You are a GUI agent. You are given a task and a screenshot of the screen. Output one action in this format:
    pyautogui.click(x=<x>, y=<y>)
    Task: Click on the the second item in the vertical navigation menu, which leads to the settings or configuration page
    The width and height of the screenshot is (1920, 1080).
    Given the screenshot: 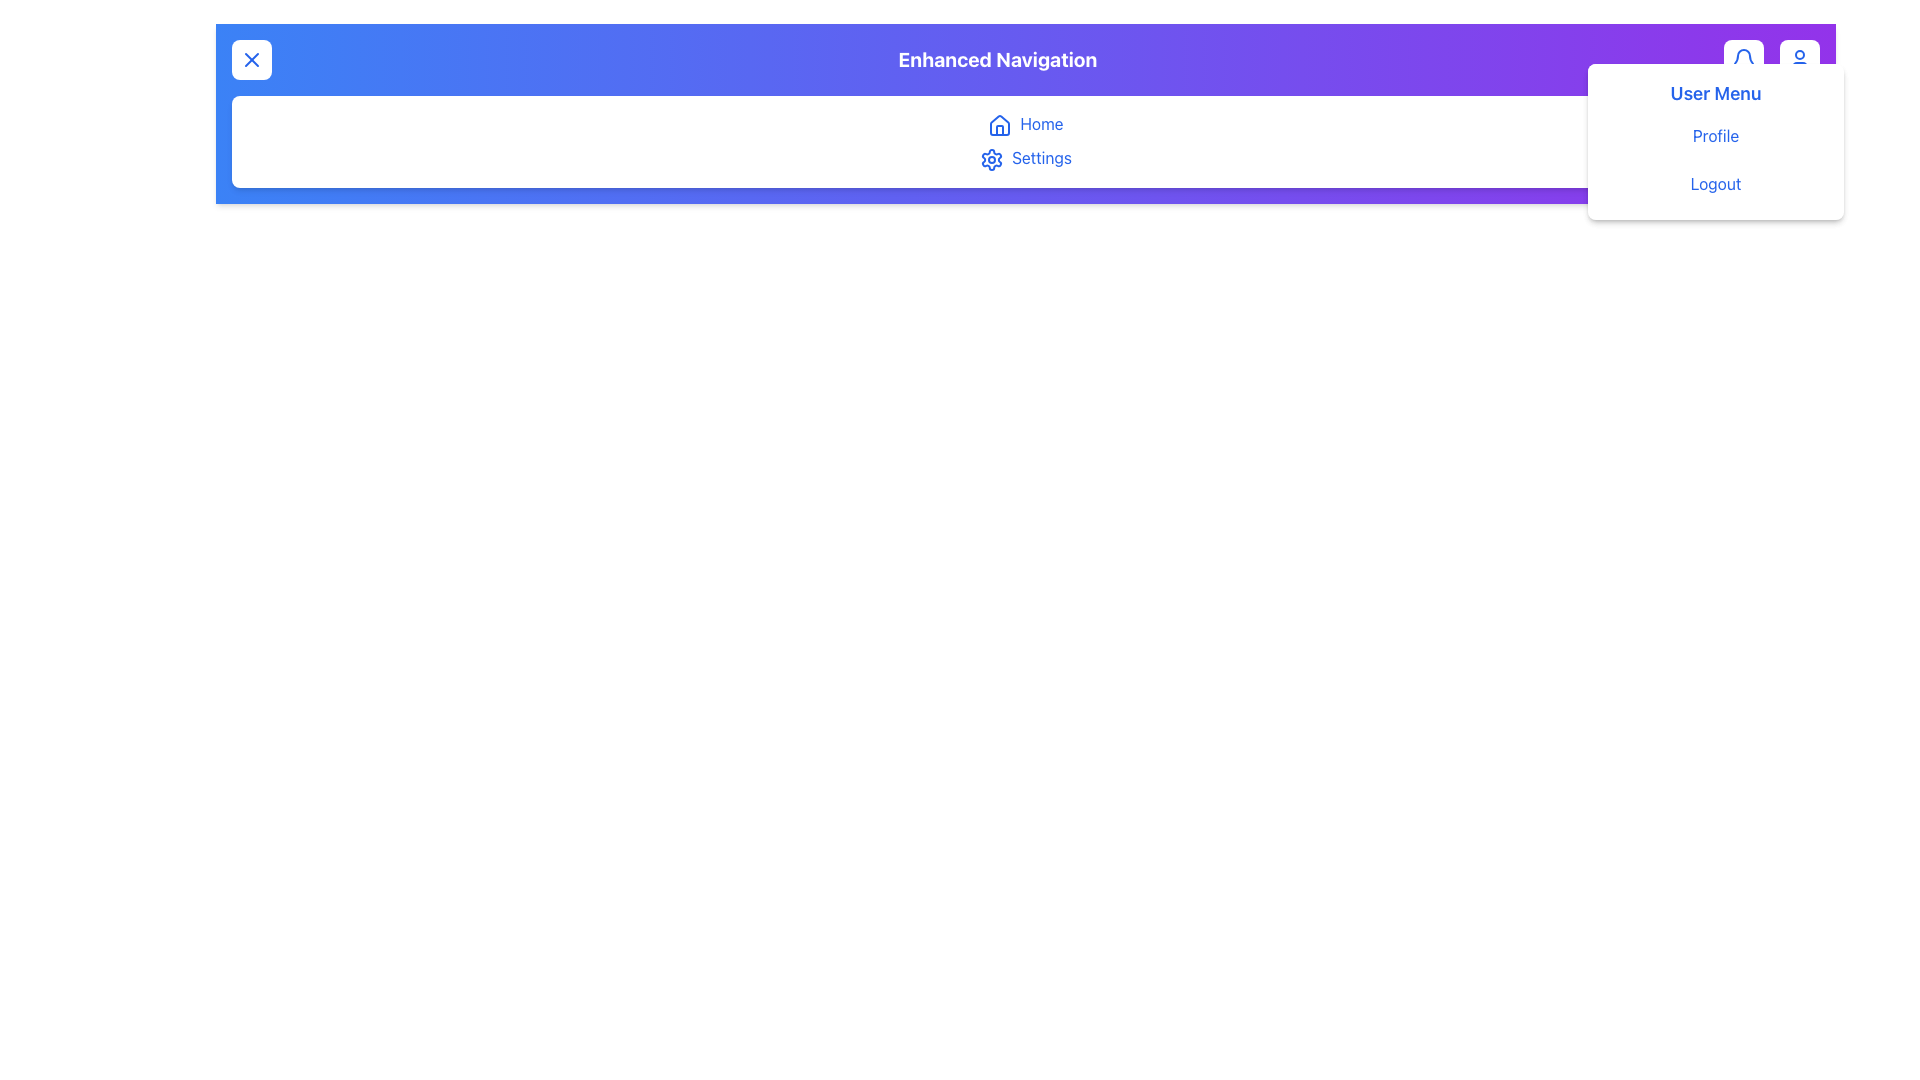 What is the action you would take?
    pyautogui.click(x=1026, y=157)
    